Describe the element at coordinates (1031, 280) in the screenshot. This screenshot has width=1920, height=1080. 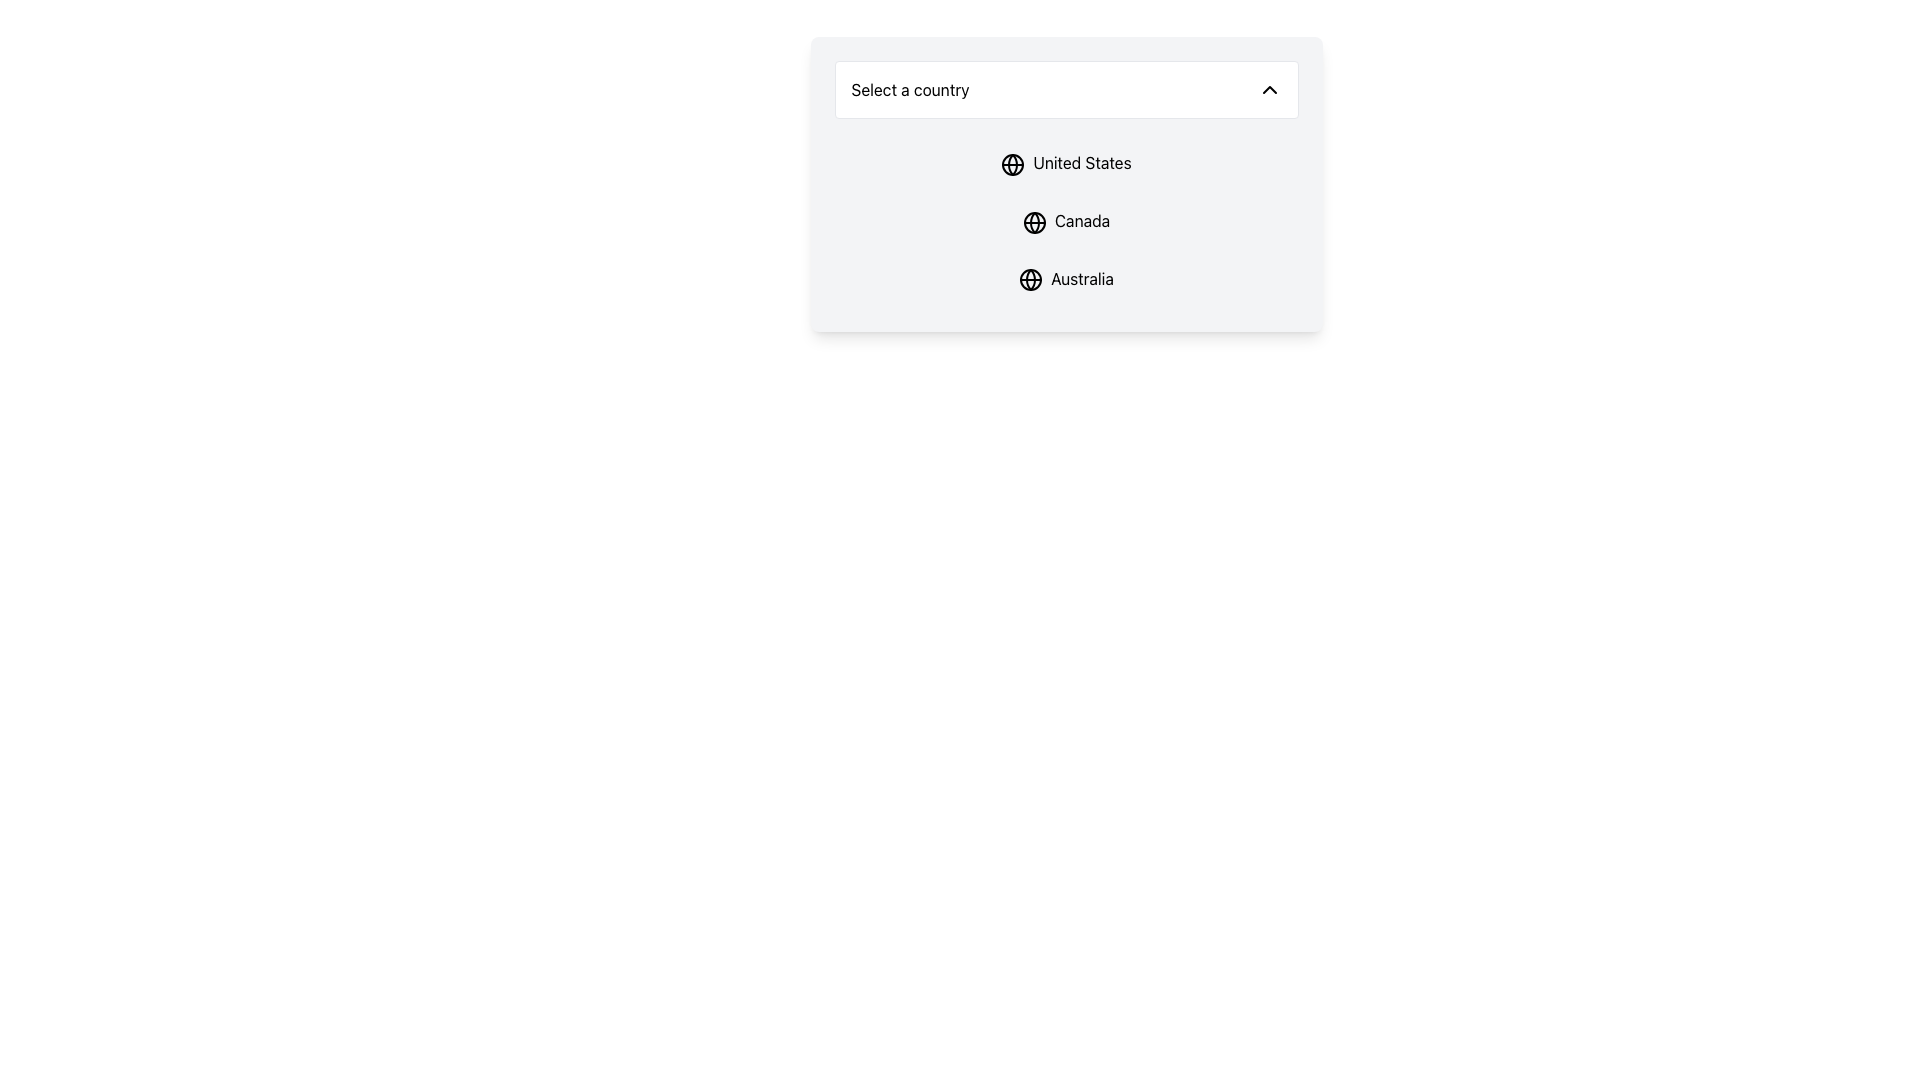
I see `the circular graphical icon representing the 'Australia' option in the country selection dropdown menu` at that location.